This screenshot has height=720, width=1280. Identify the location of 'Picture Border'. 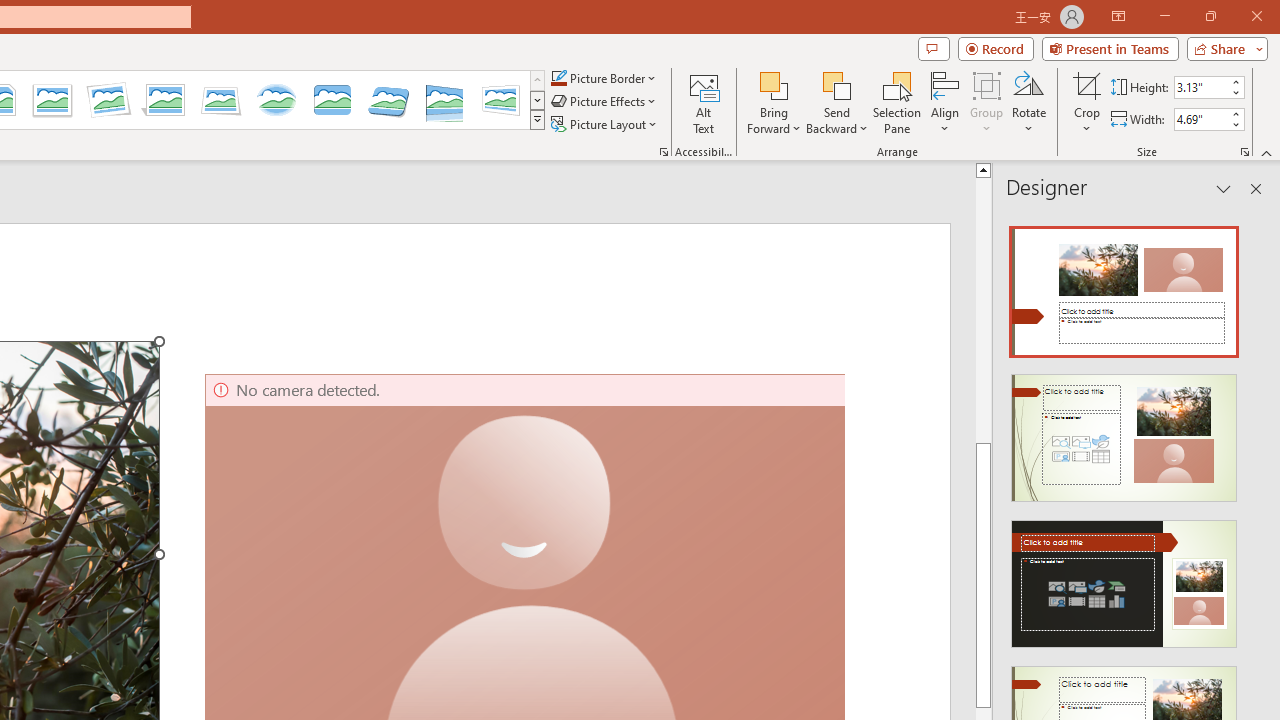
(603, 77).